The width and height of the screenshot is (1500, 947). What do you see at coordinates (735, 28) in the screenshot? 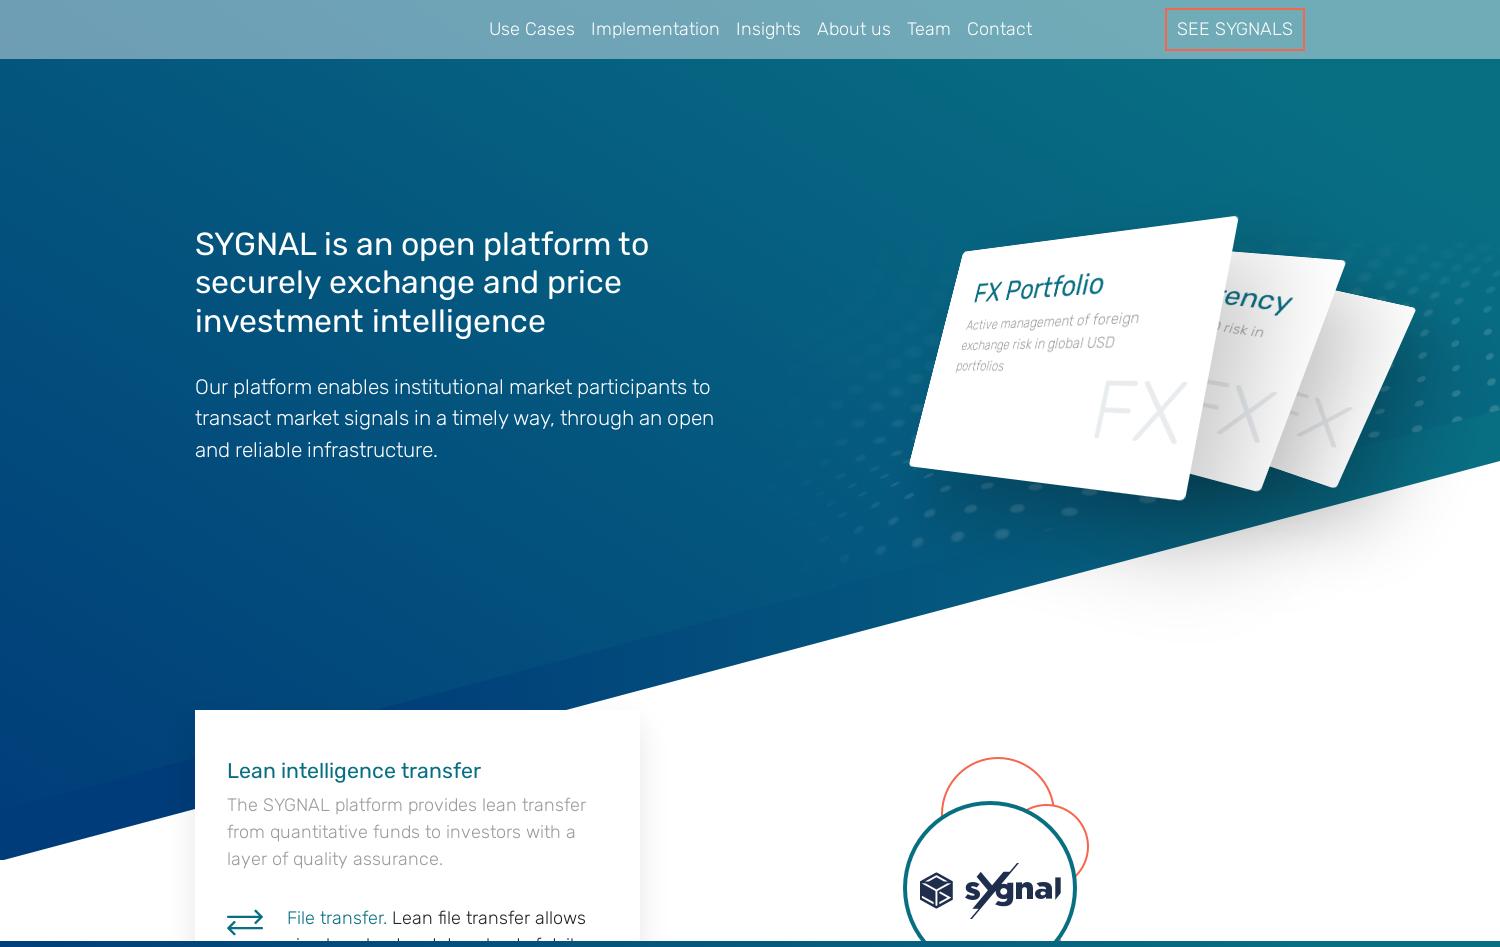
I see `'Insights'` at bounding box center [735, 28].